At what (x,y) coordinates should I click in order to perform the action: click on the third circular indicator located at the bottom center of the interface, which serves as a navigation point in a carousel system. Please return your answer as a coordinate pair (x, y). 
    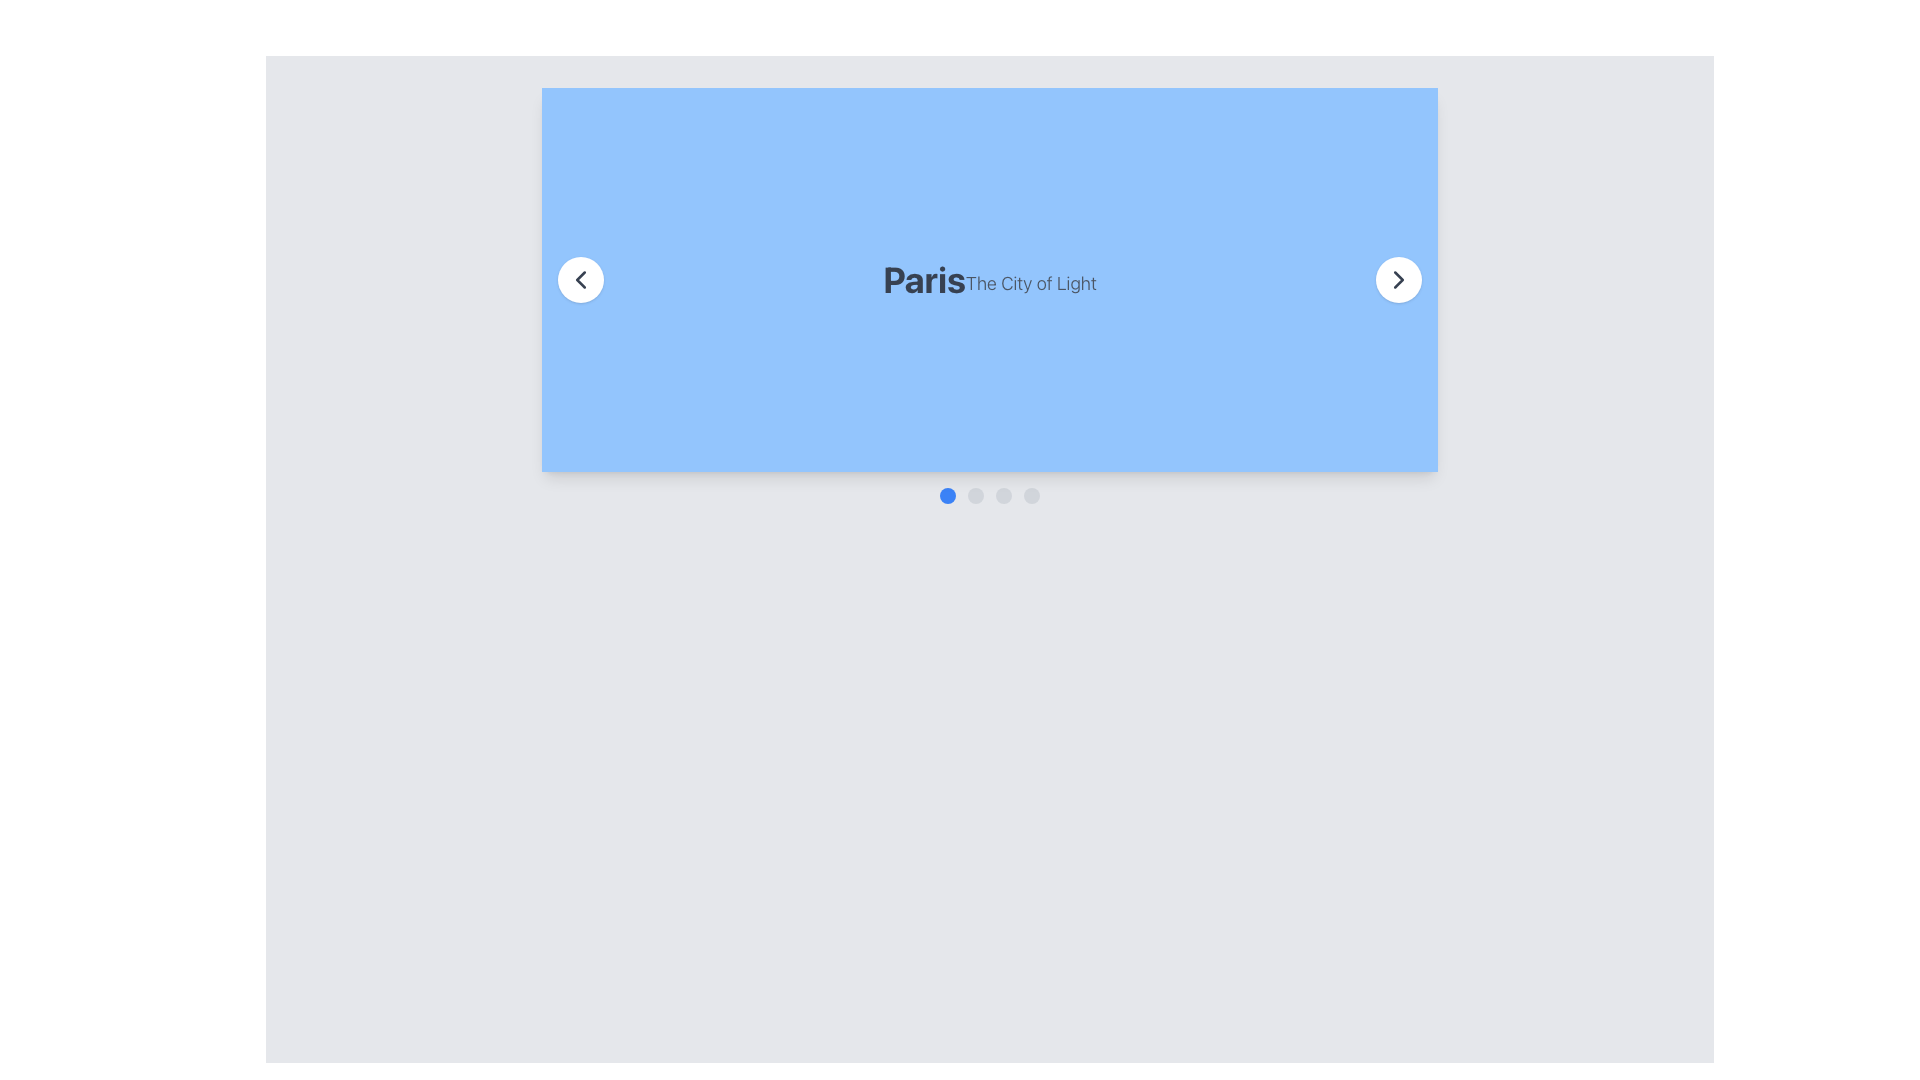
    Looking at the image, I should click on (1003, 495).